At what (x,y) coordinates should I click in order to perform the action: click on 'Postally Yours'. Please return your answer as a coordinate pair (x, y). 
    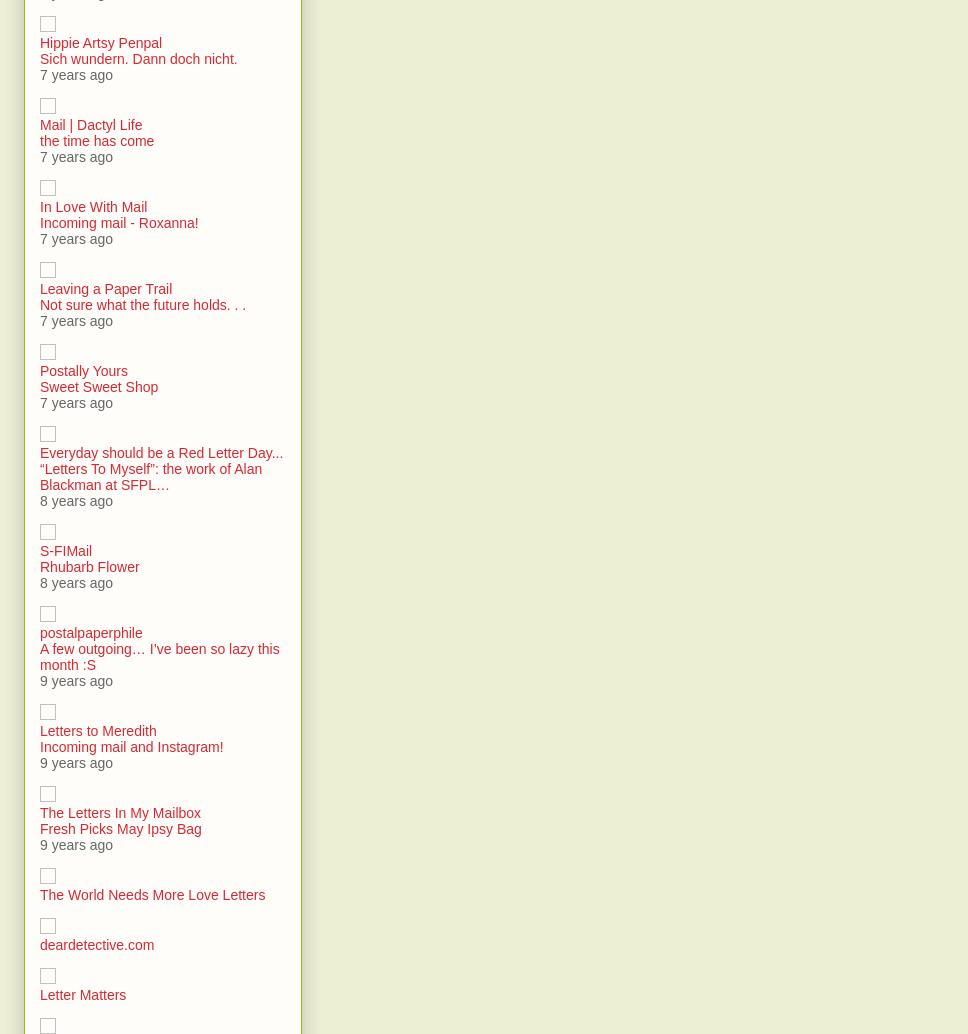
    Looking at the image, I should click on (39, 369).